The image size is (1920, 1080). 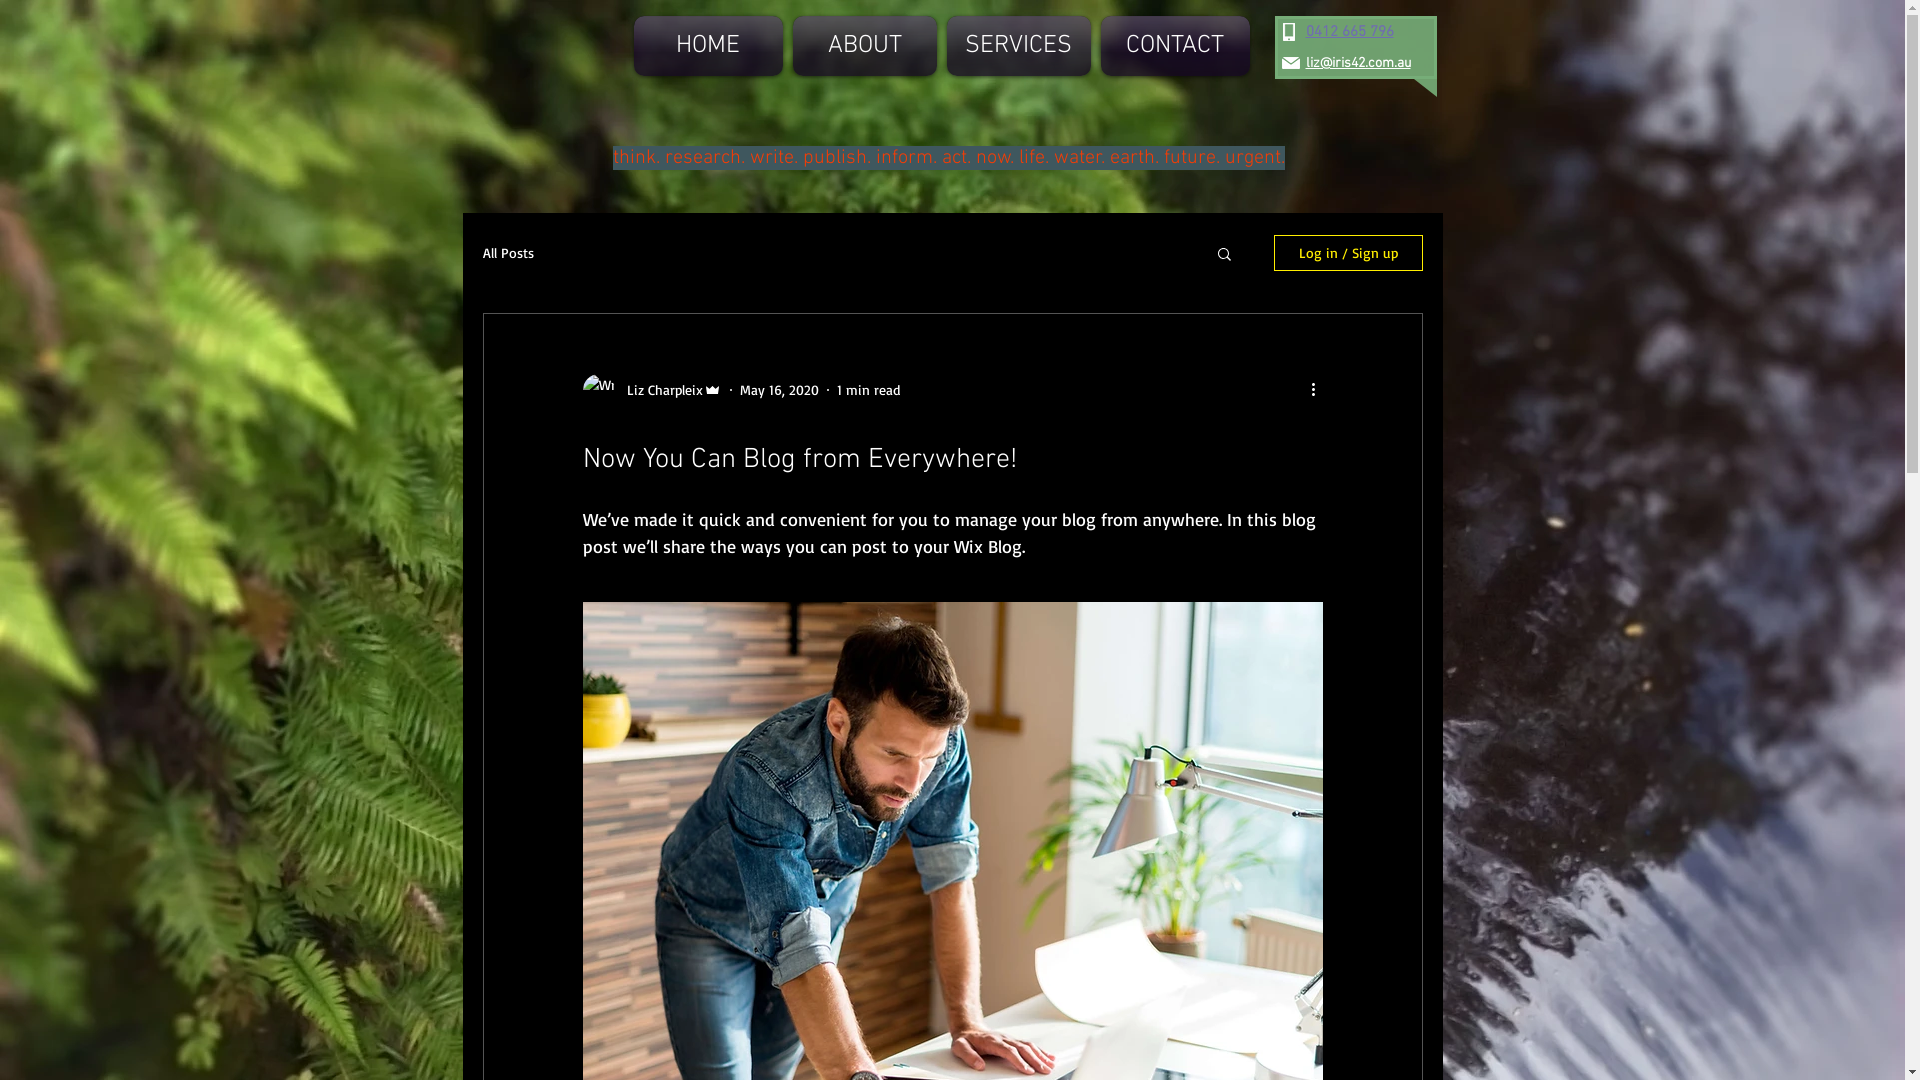 I want to click on 'SERVICES', so click(x=1018, y=45).